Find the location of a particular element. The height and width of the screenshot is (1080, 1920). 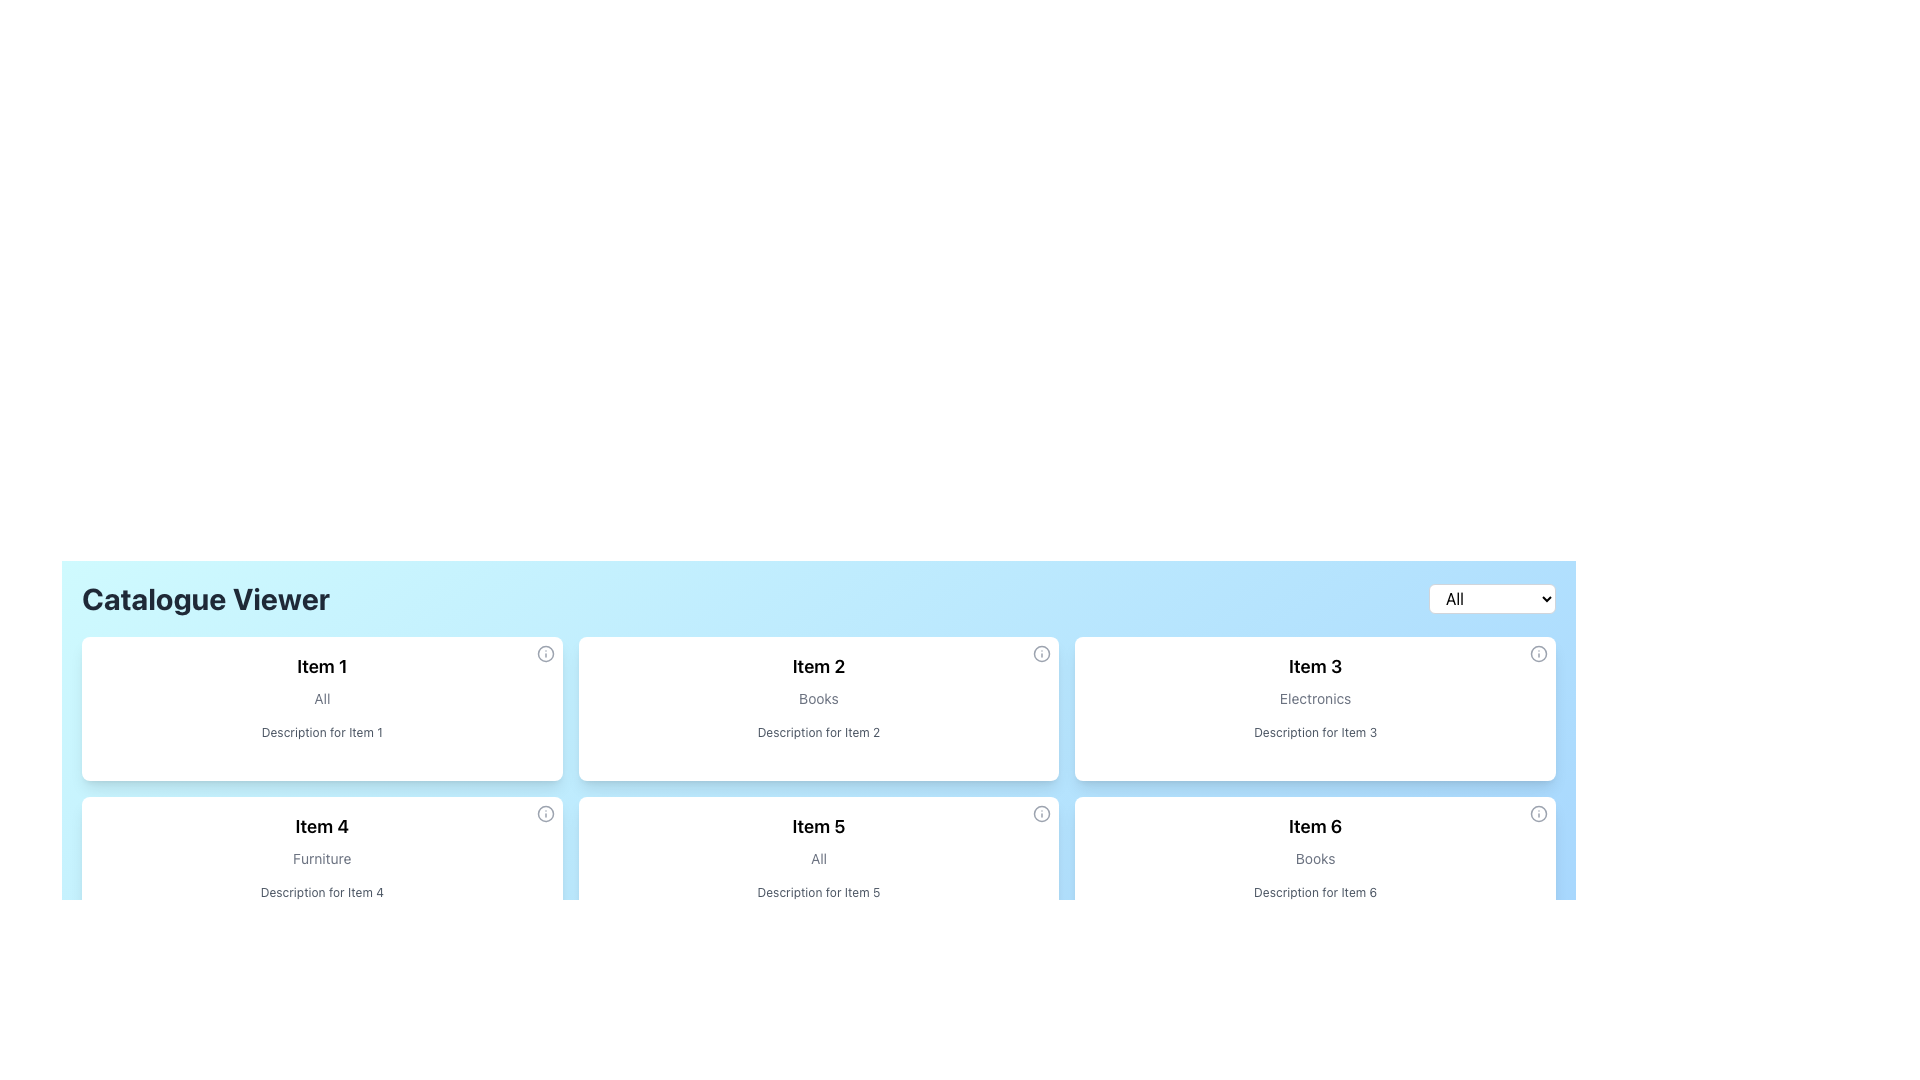

the text label displaying 'Item 1' in bold font style, located at the top of the card in the 'Catalogue Viewer' section is located at coordinates (322, 667).